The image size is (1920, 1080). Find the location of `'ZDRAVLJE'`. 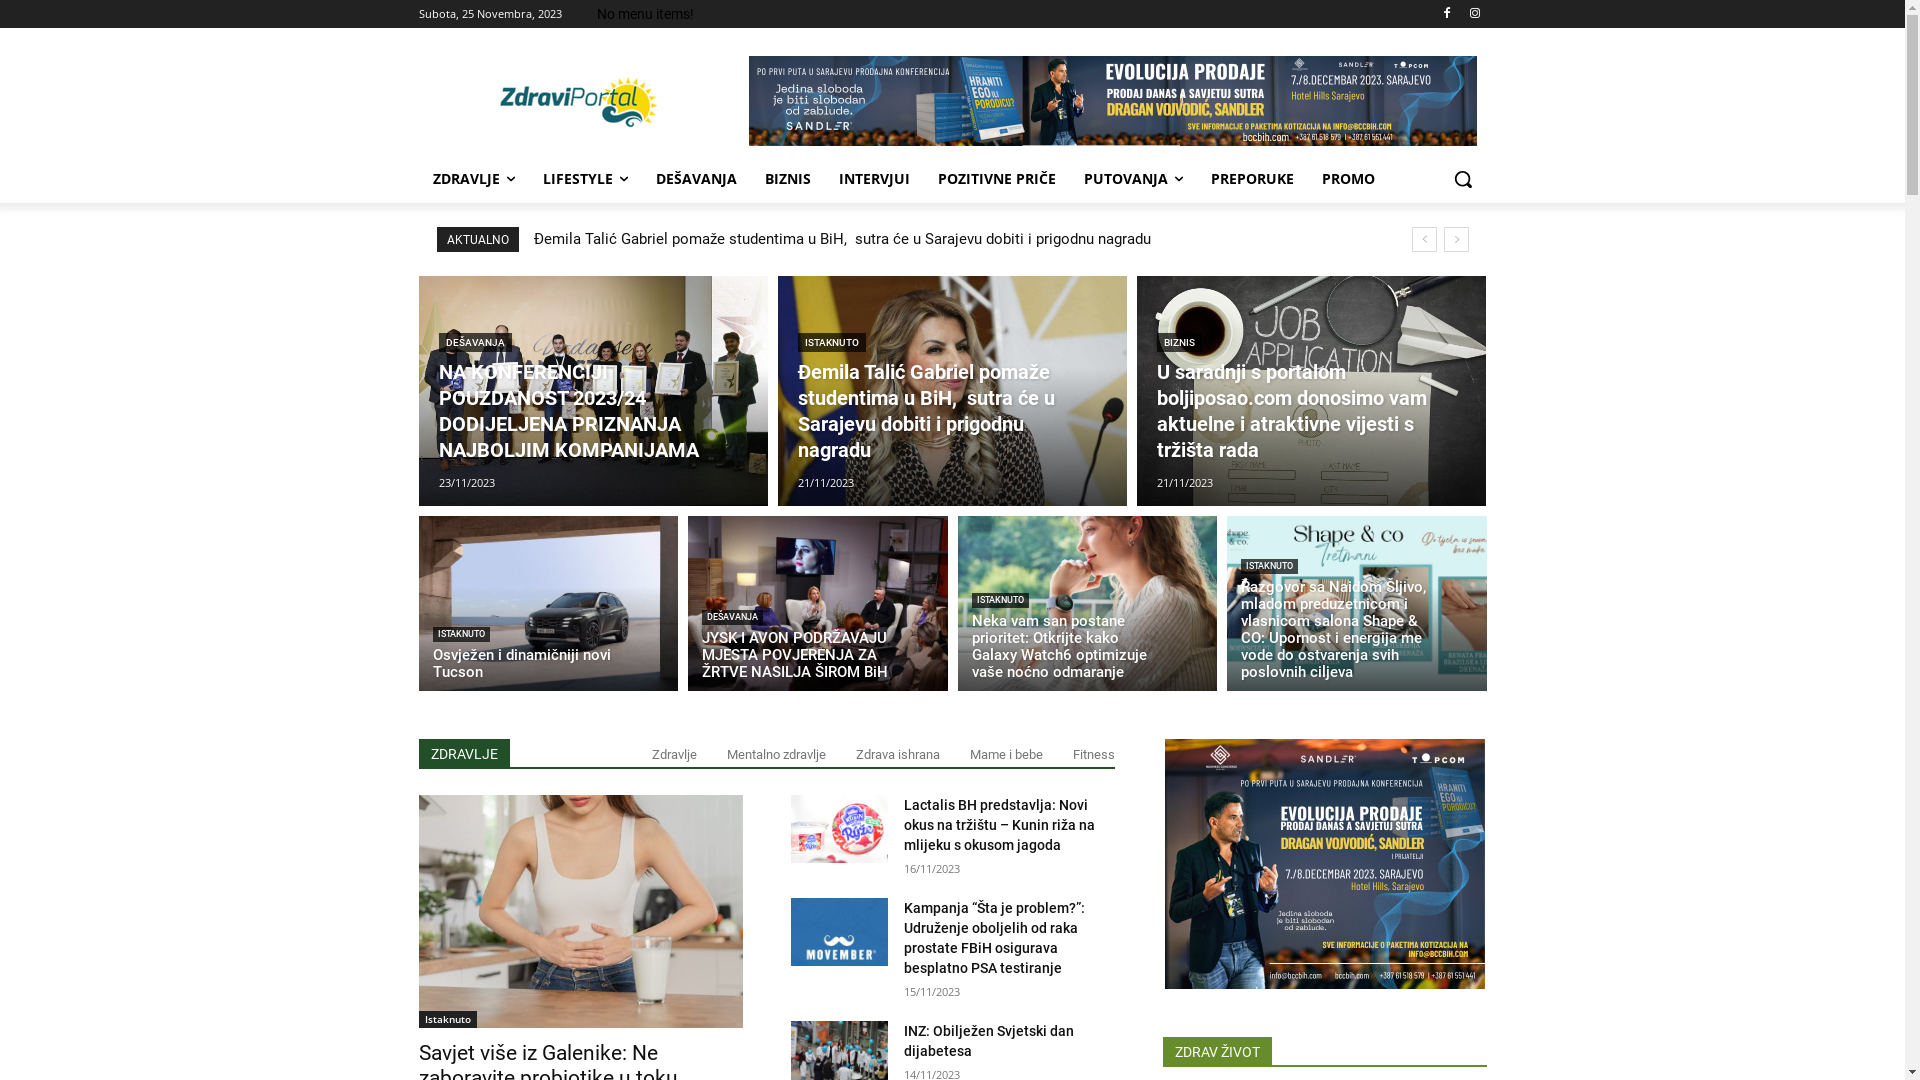

'ZDRAVLJE' is located at coordinates (472, 177).